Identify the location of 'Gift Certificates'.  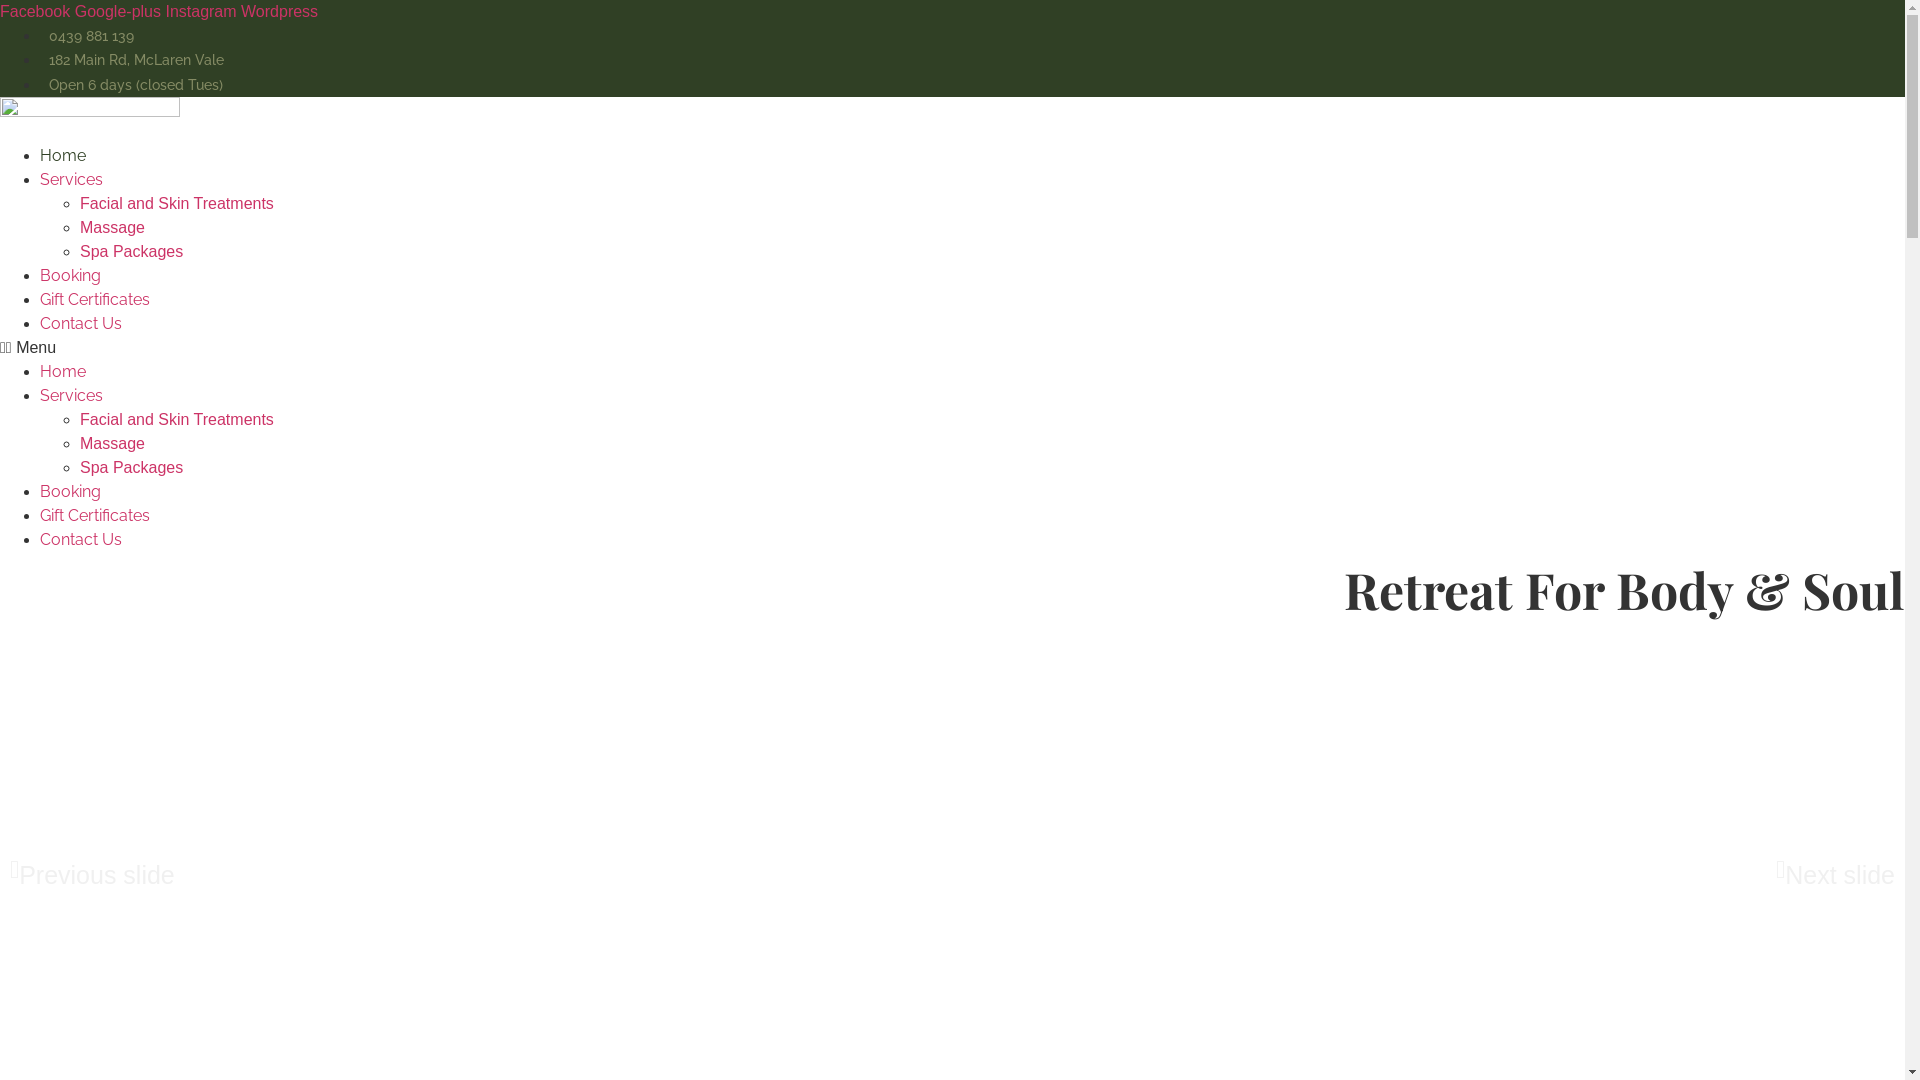
(94, 514).